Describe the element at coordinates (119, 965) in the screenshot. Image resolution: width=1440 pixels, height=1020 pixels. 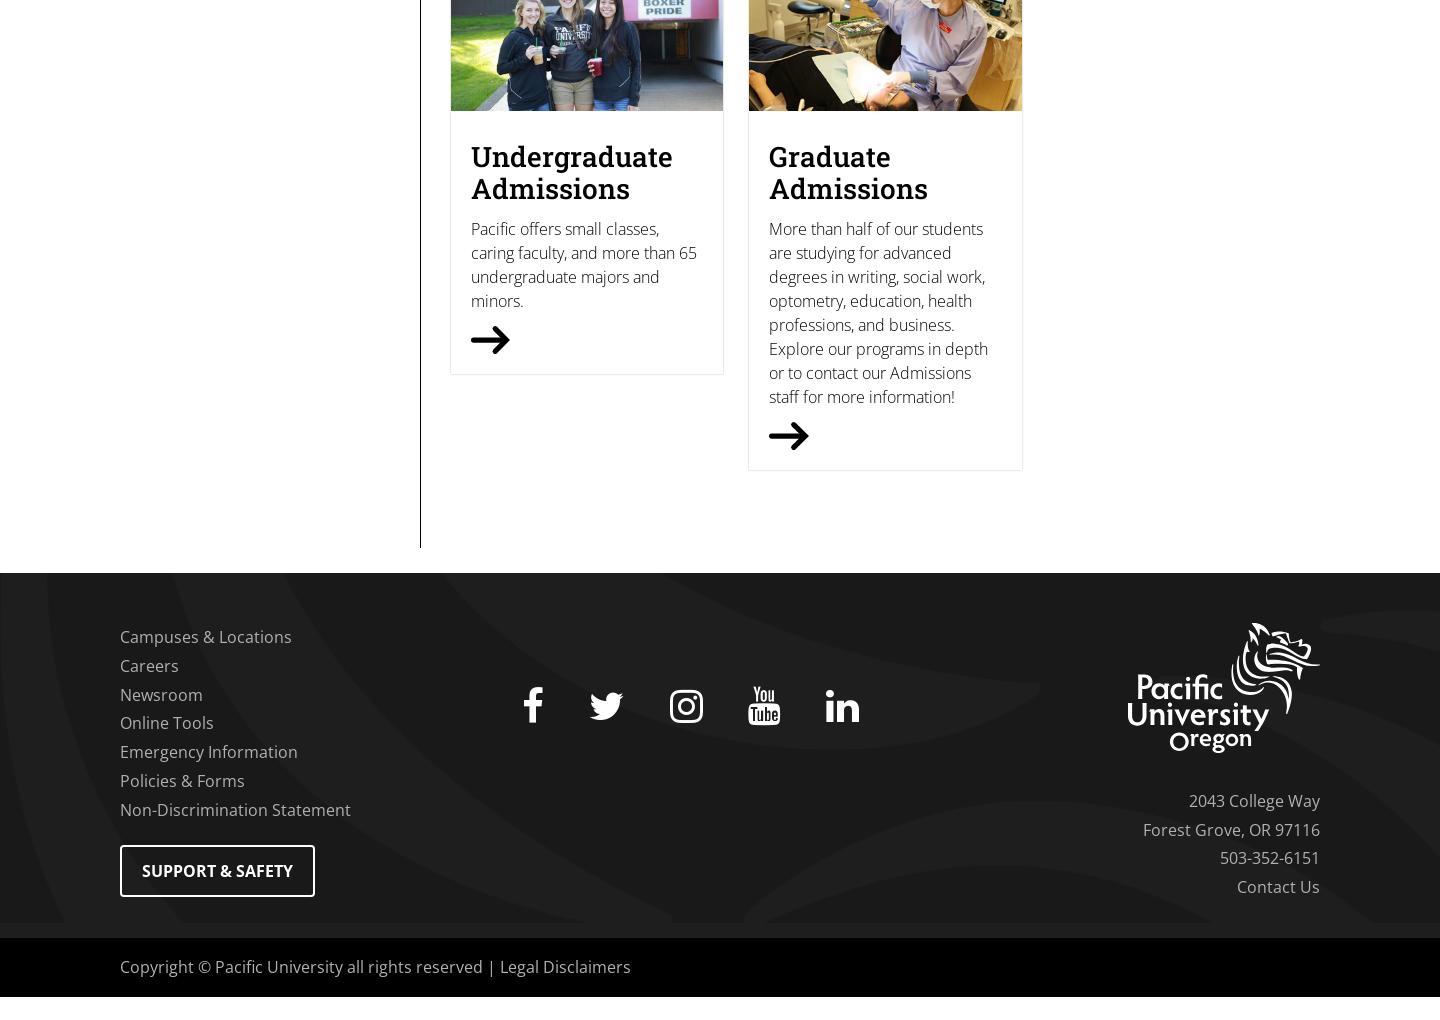
I see `'Copyright © Pacific University all rights reserved |'` at that location.